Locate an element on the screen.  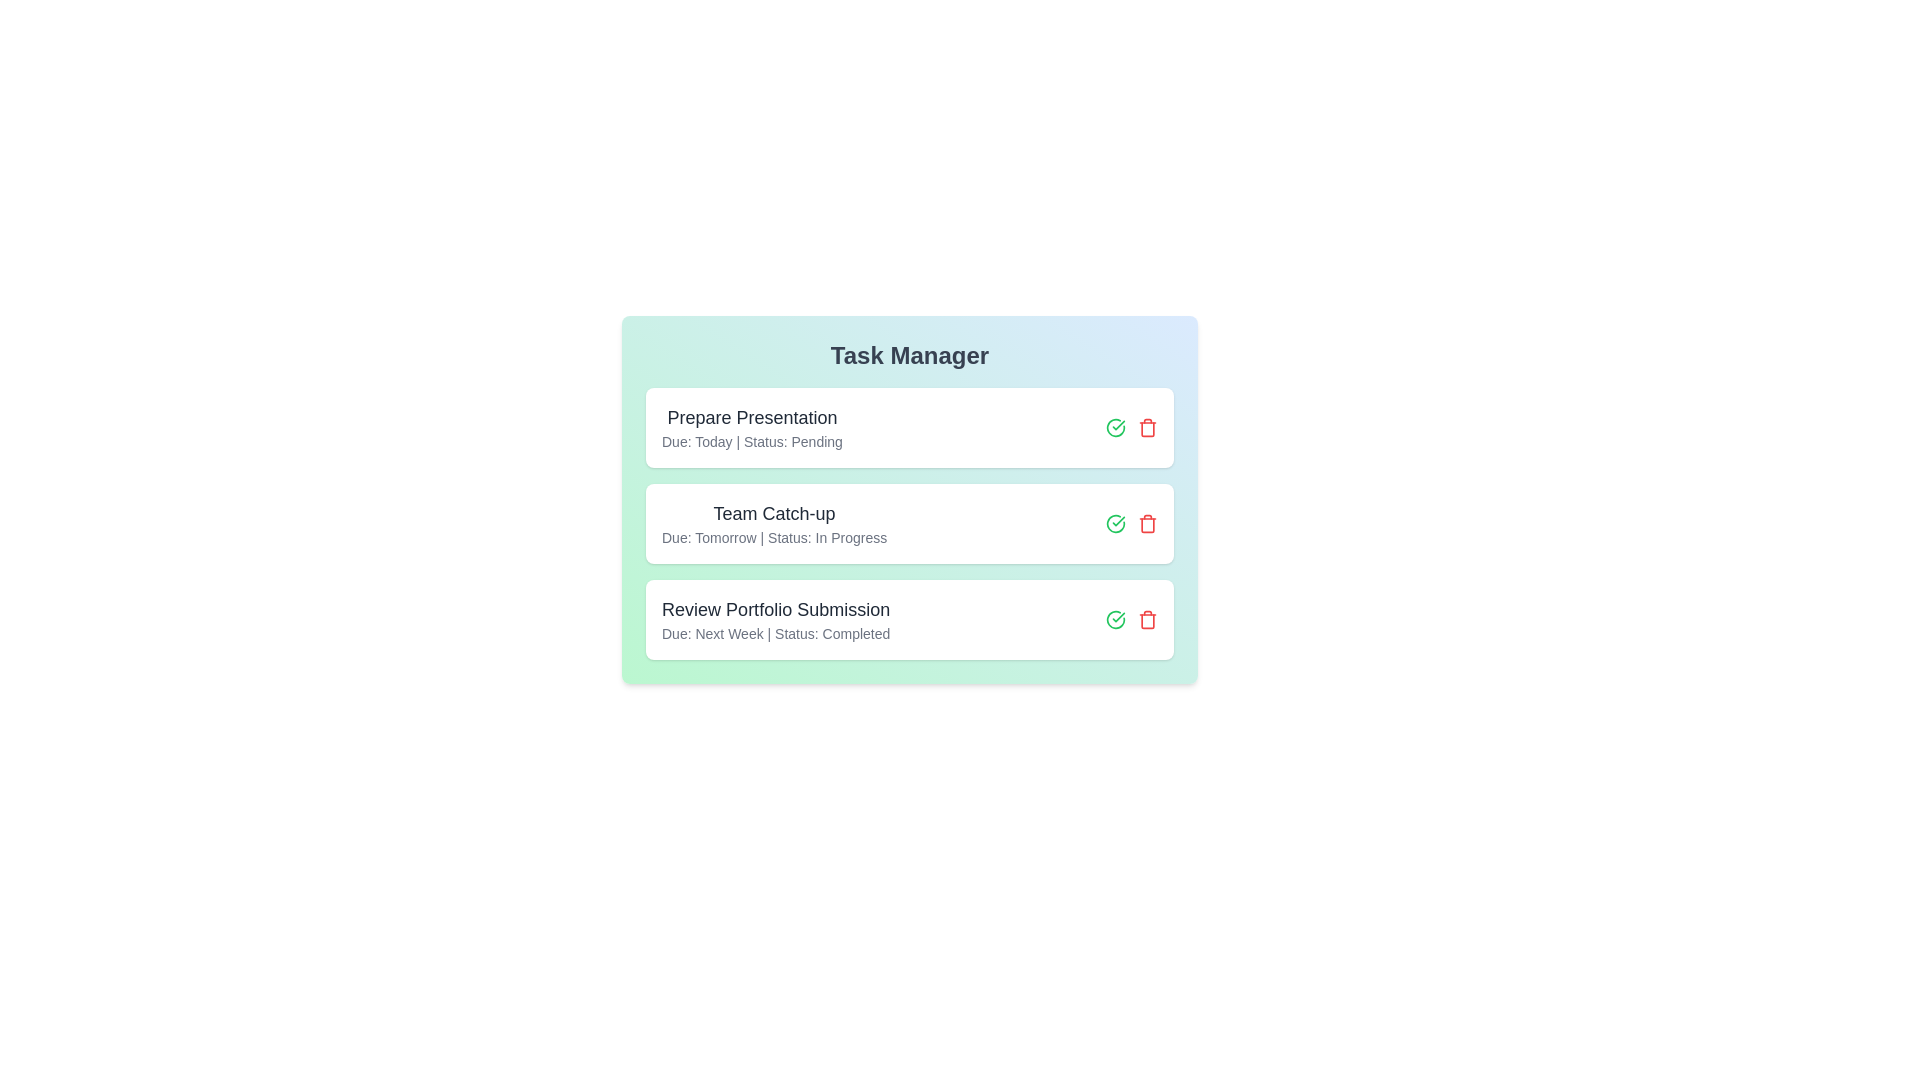
green checkmark button to mark the task 'Team Catch-up' as completed is located at coordinates (1115, 523).